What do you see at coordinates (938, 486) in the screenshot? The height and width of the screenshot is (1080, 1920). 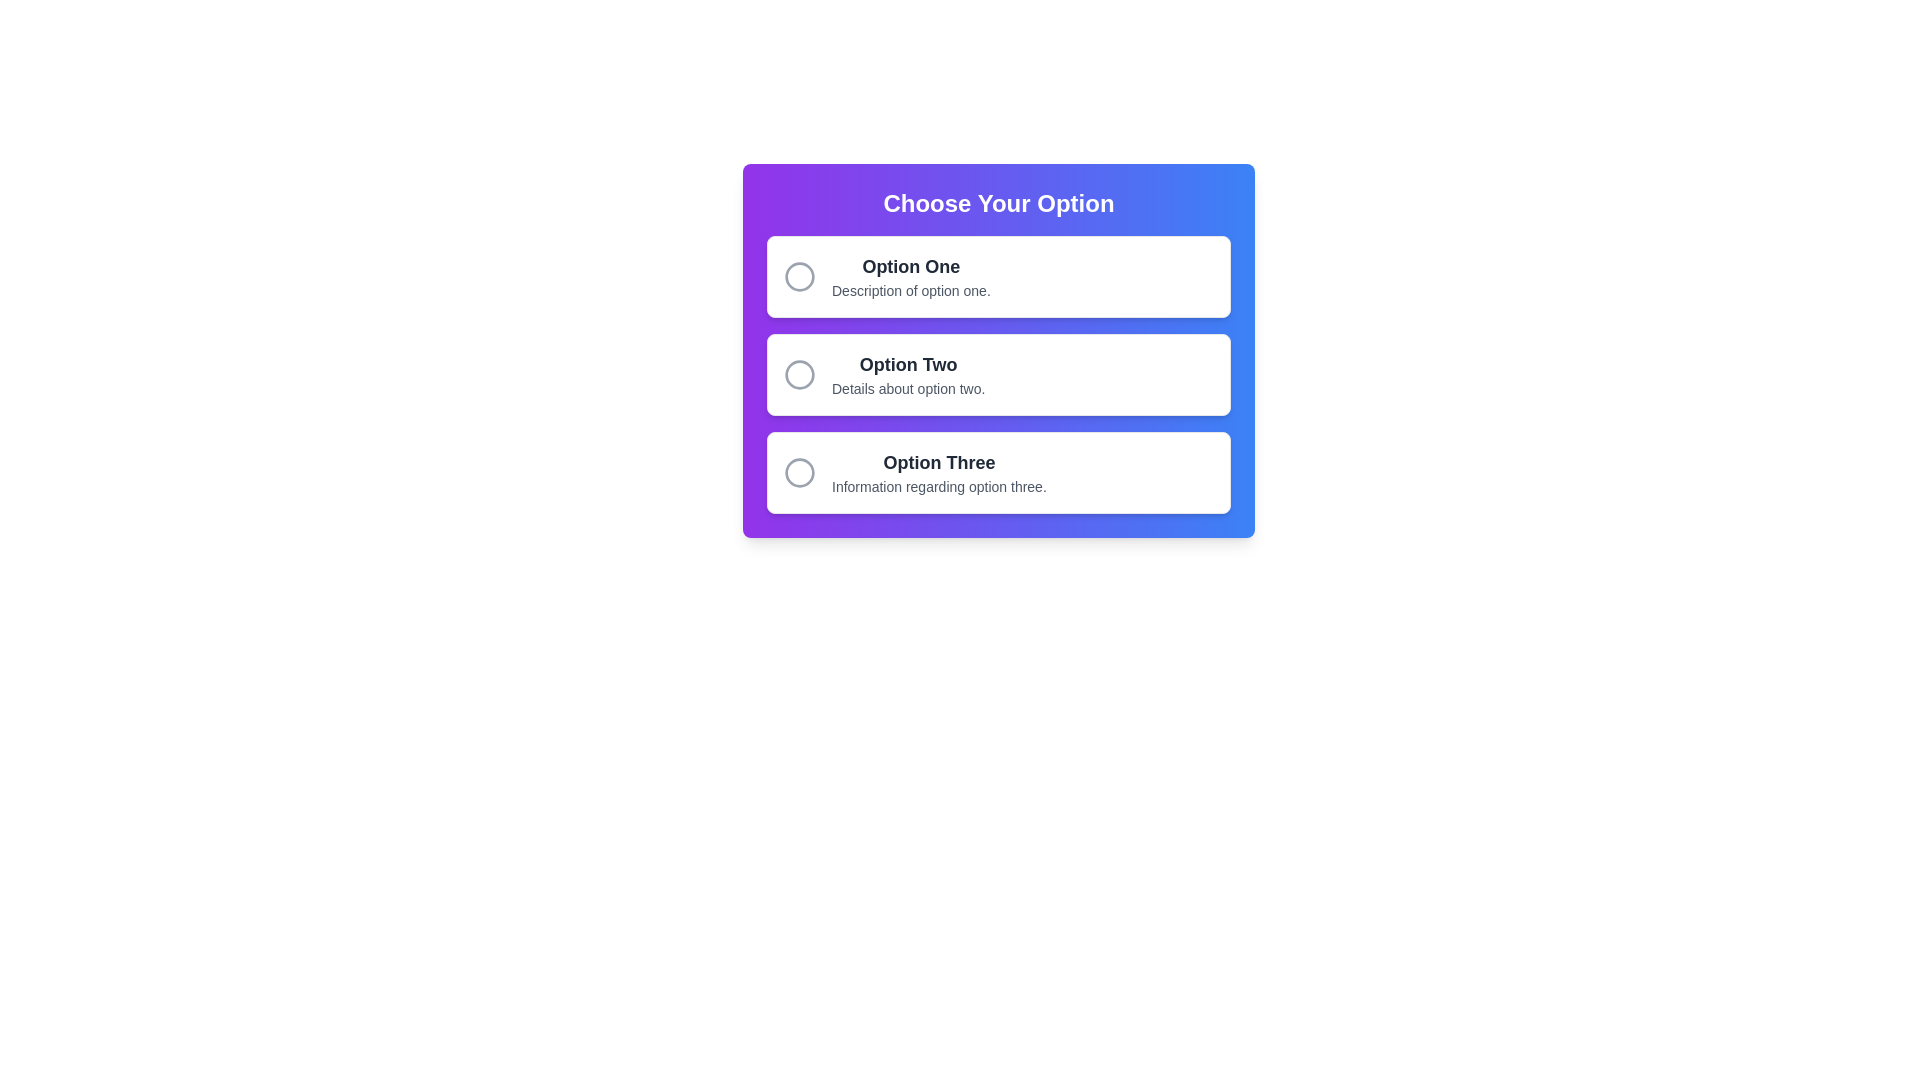 I see `descriptive text label located below the heading 'Option Three' in the third option group on the right-hand segment of the interface` at bounding box center [938, 486].